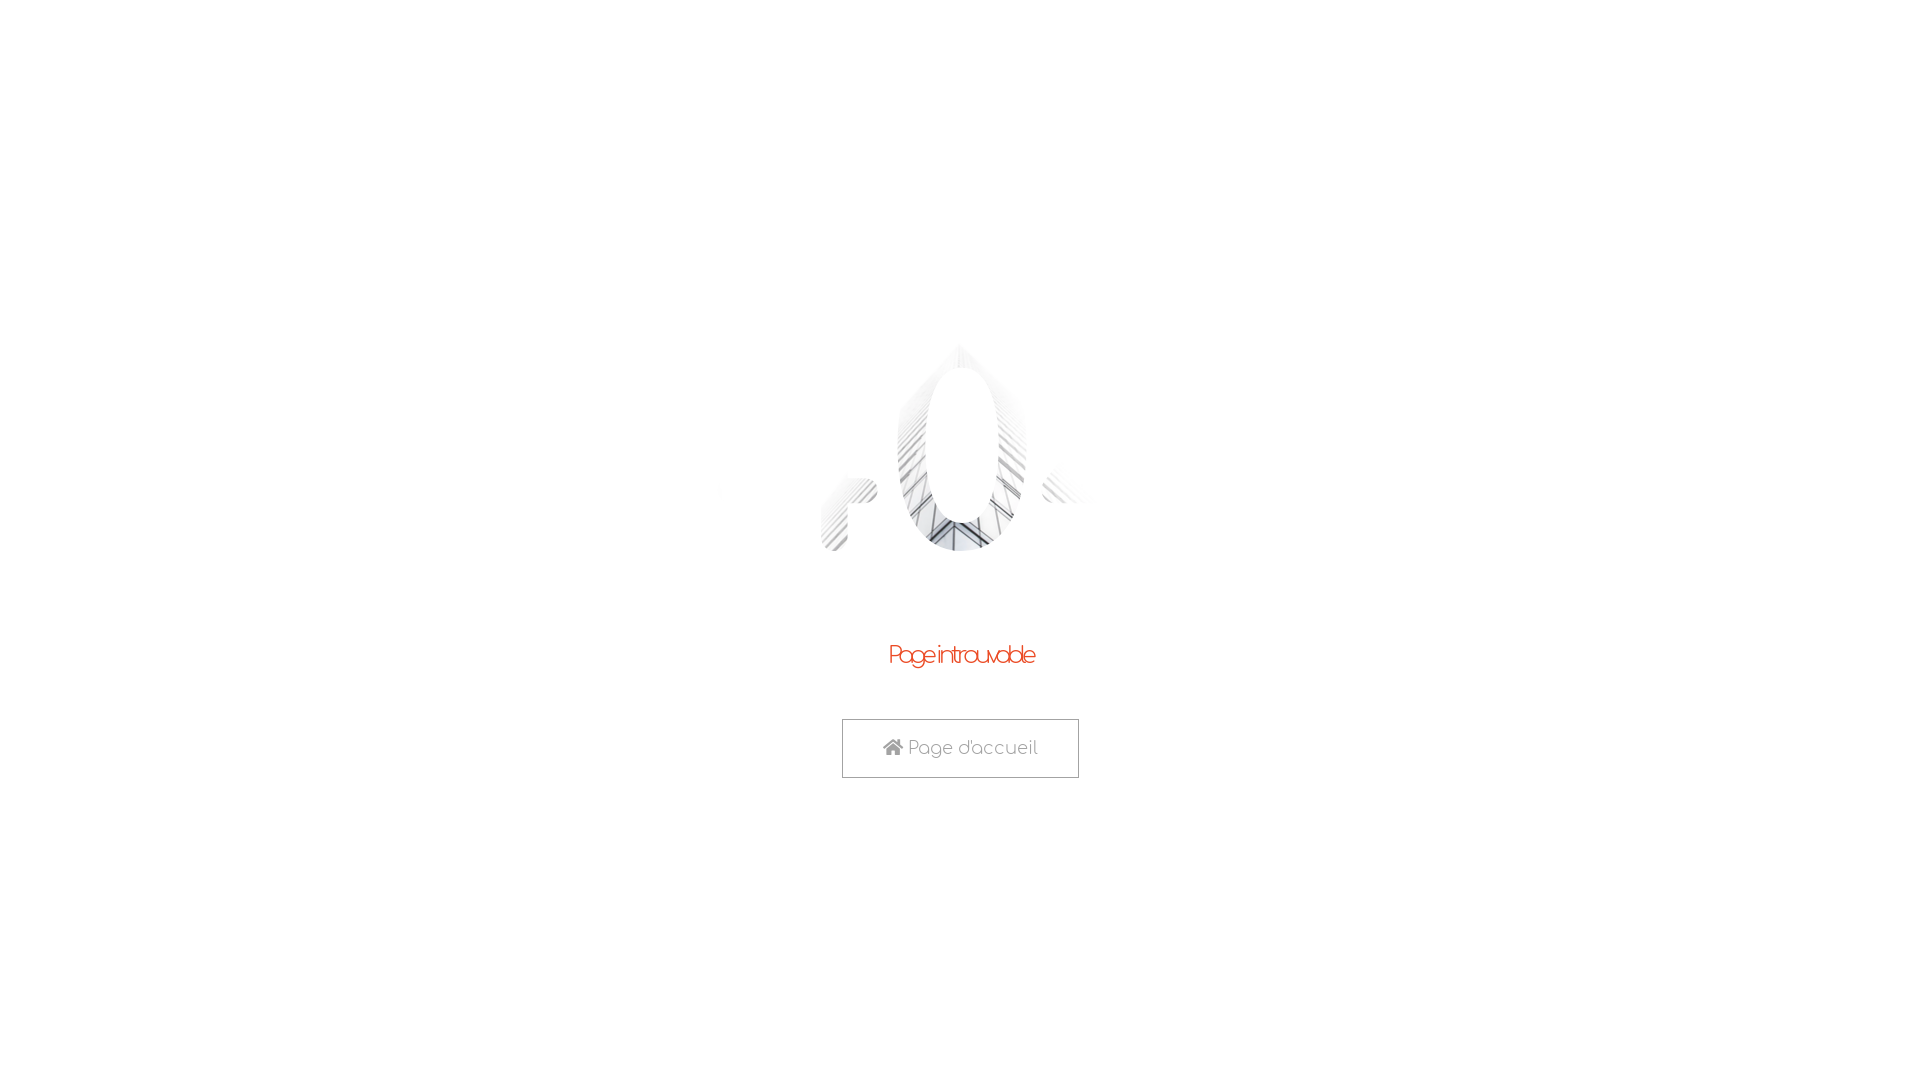 The image size is (1920, 1080). I want to click on 'Page d'accueil', so click(960, 748).